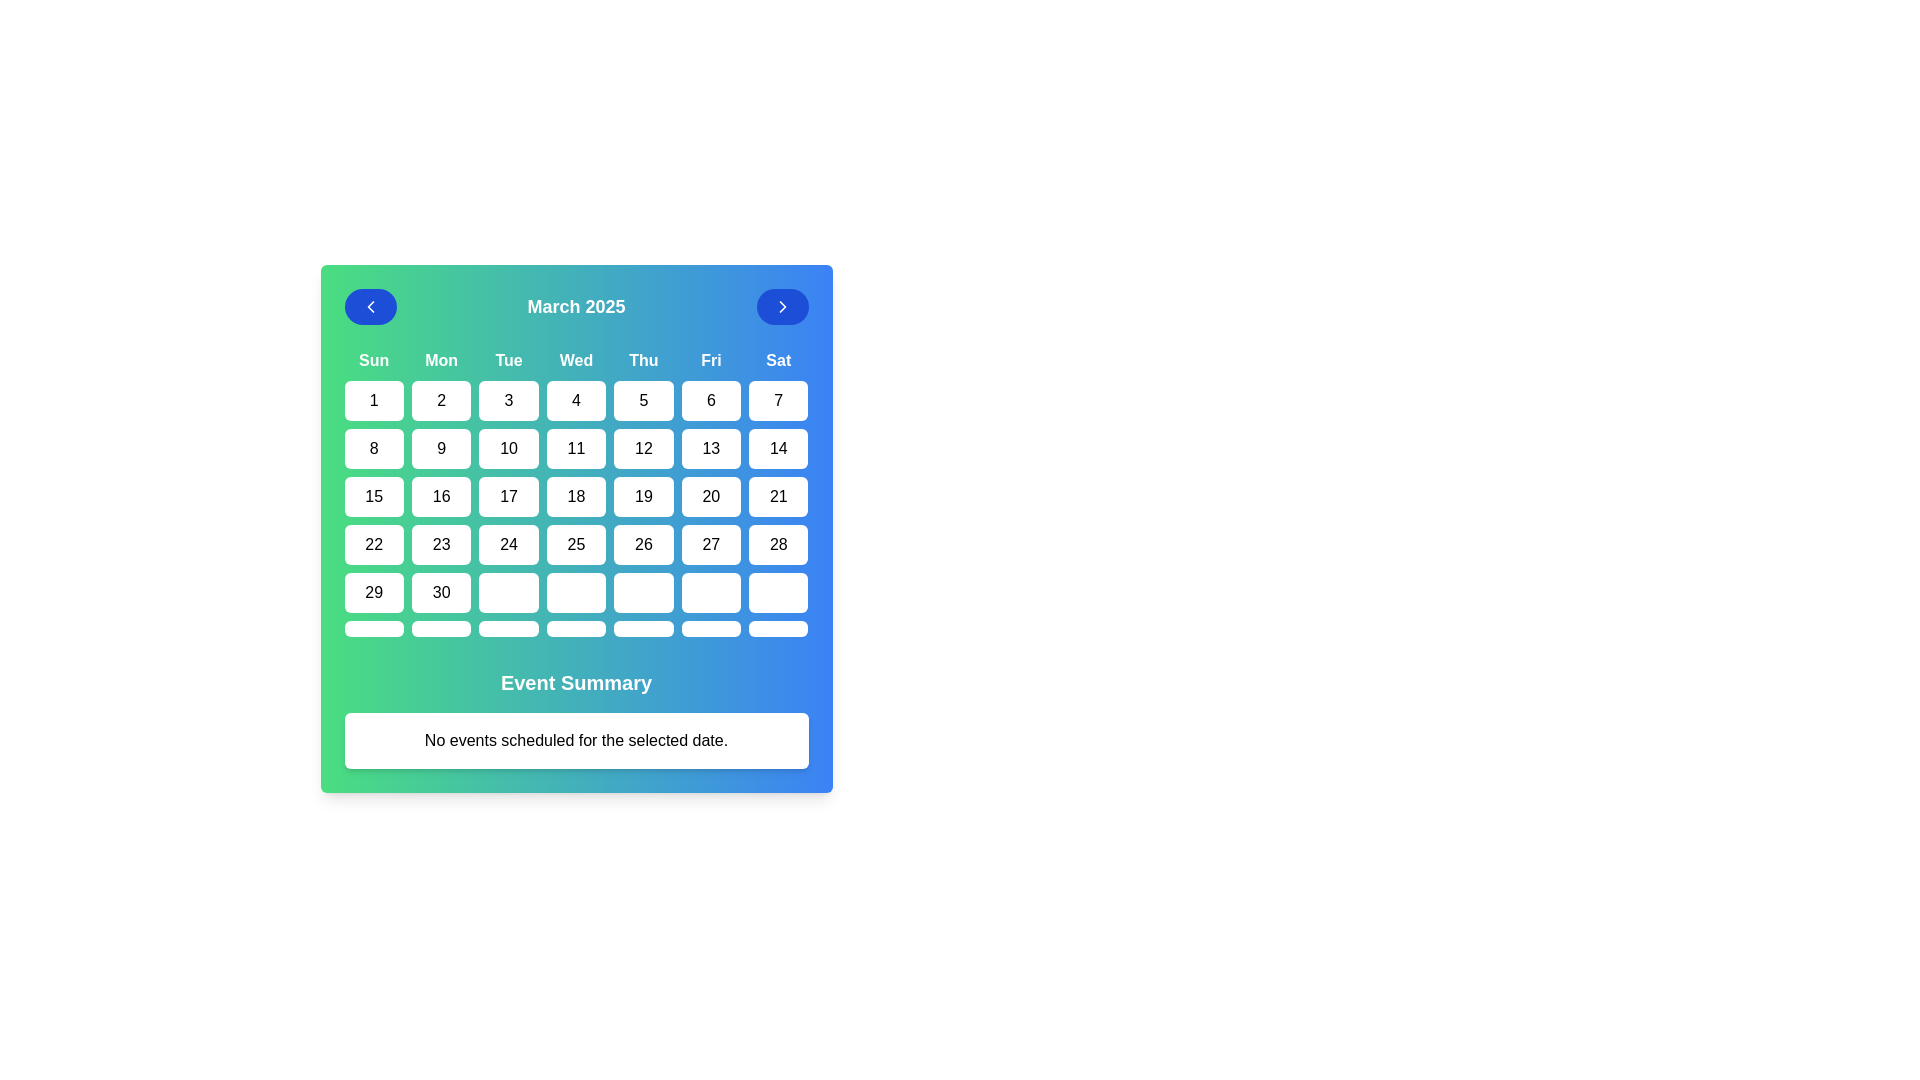 This screenshot has height=1080, width=1920. I want to click on the rectangular button with a white background and black text displaying the number '3' located in the third column under 'Tue' in the first row of the calendar grid, so click(508, 401).